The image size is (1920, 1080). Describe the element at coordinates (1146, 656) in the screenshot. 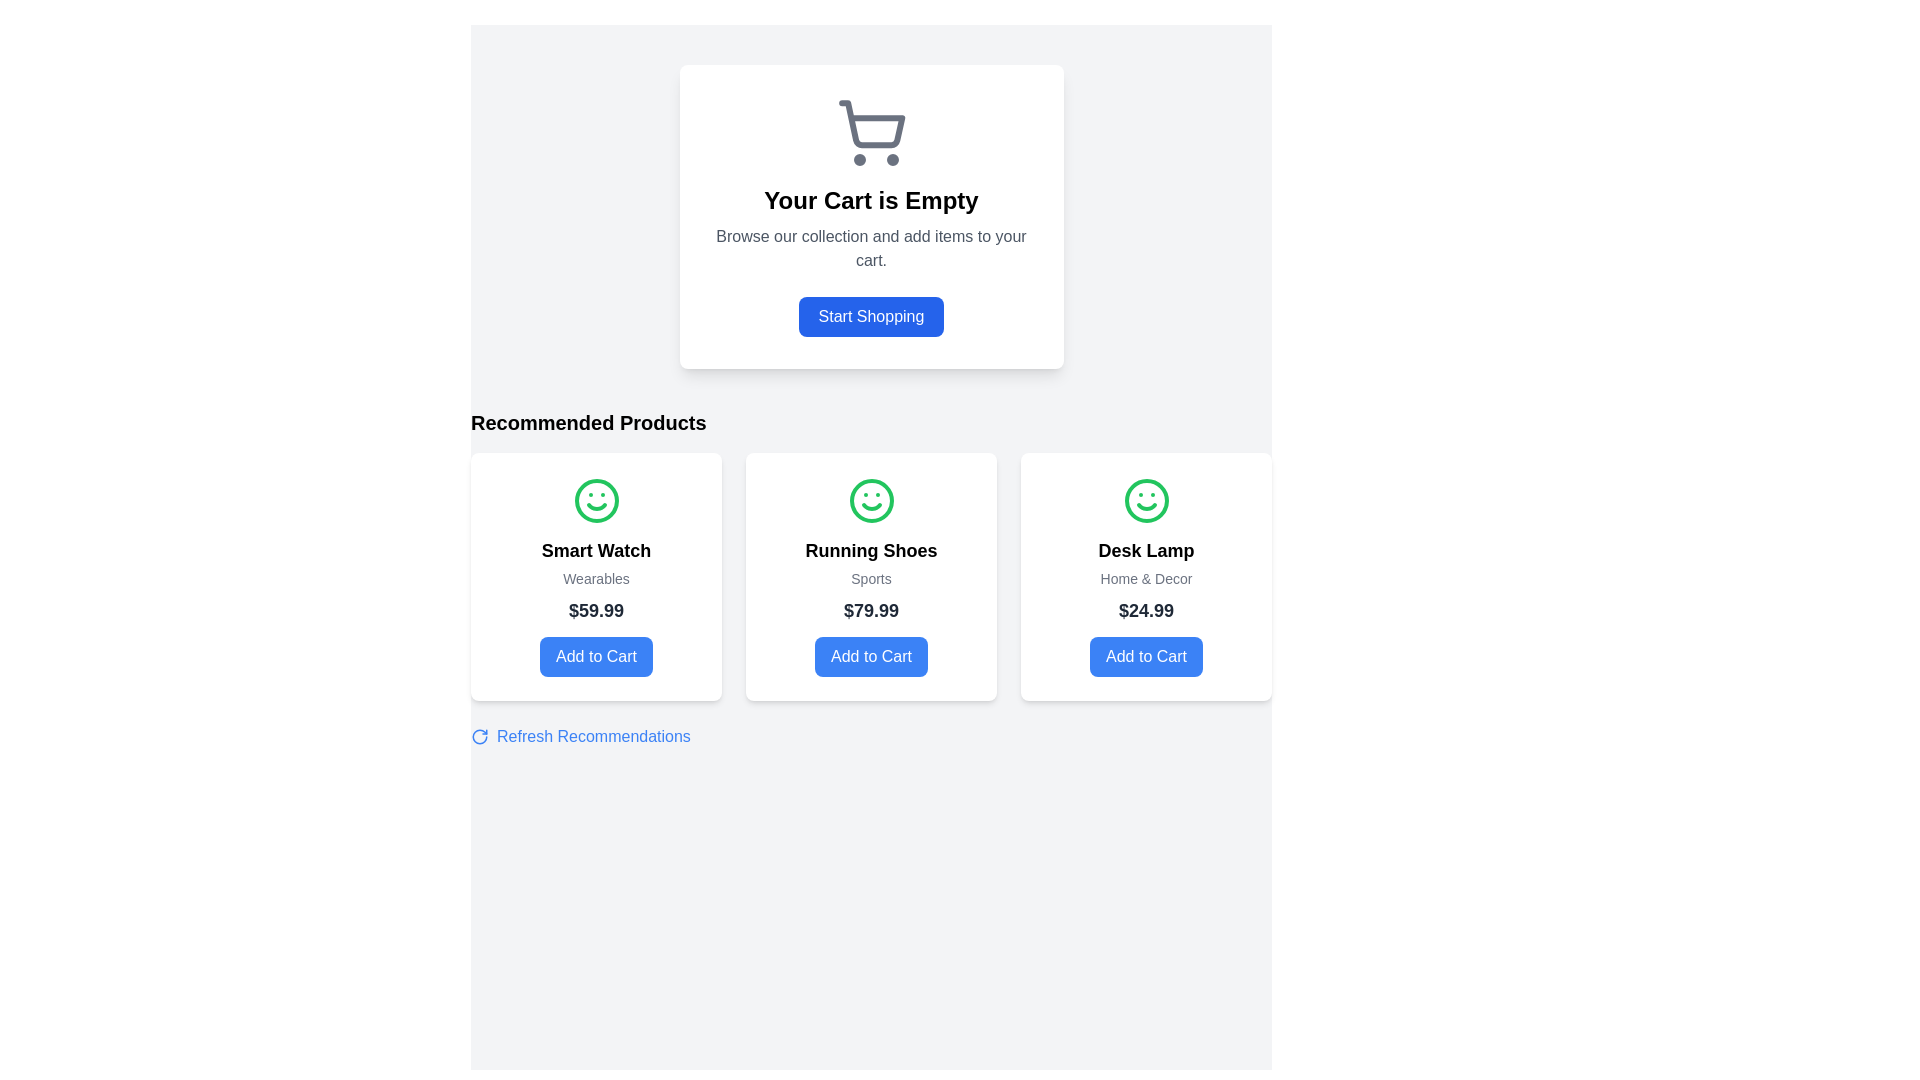

I see `the blue 'Add to Cart' button with rounded corners to observe the visual state change` at that location.